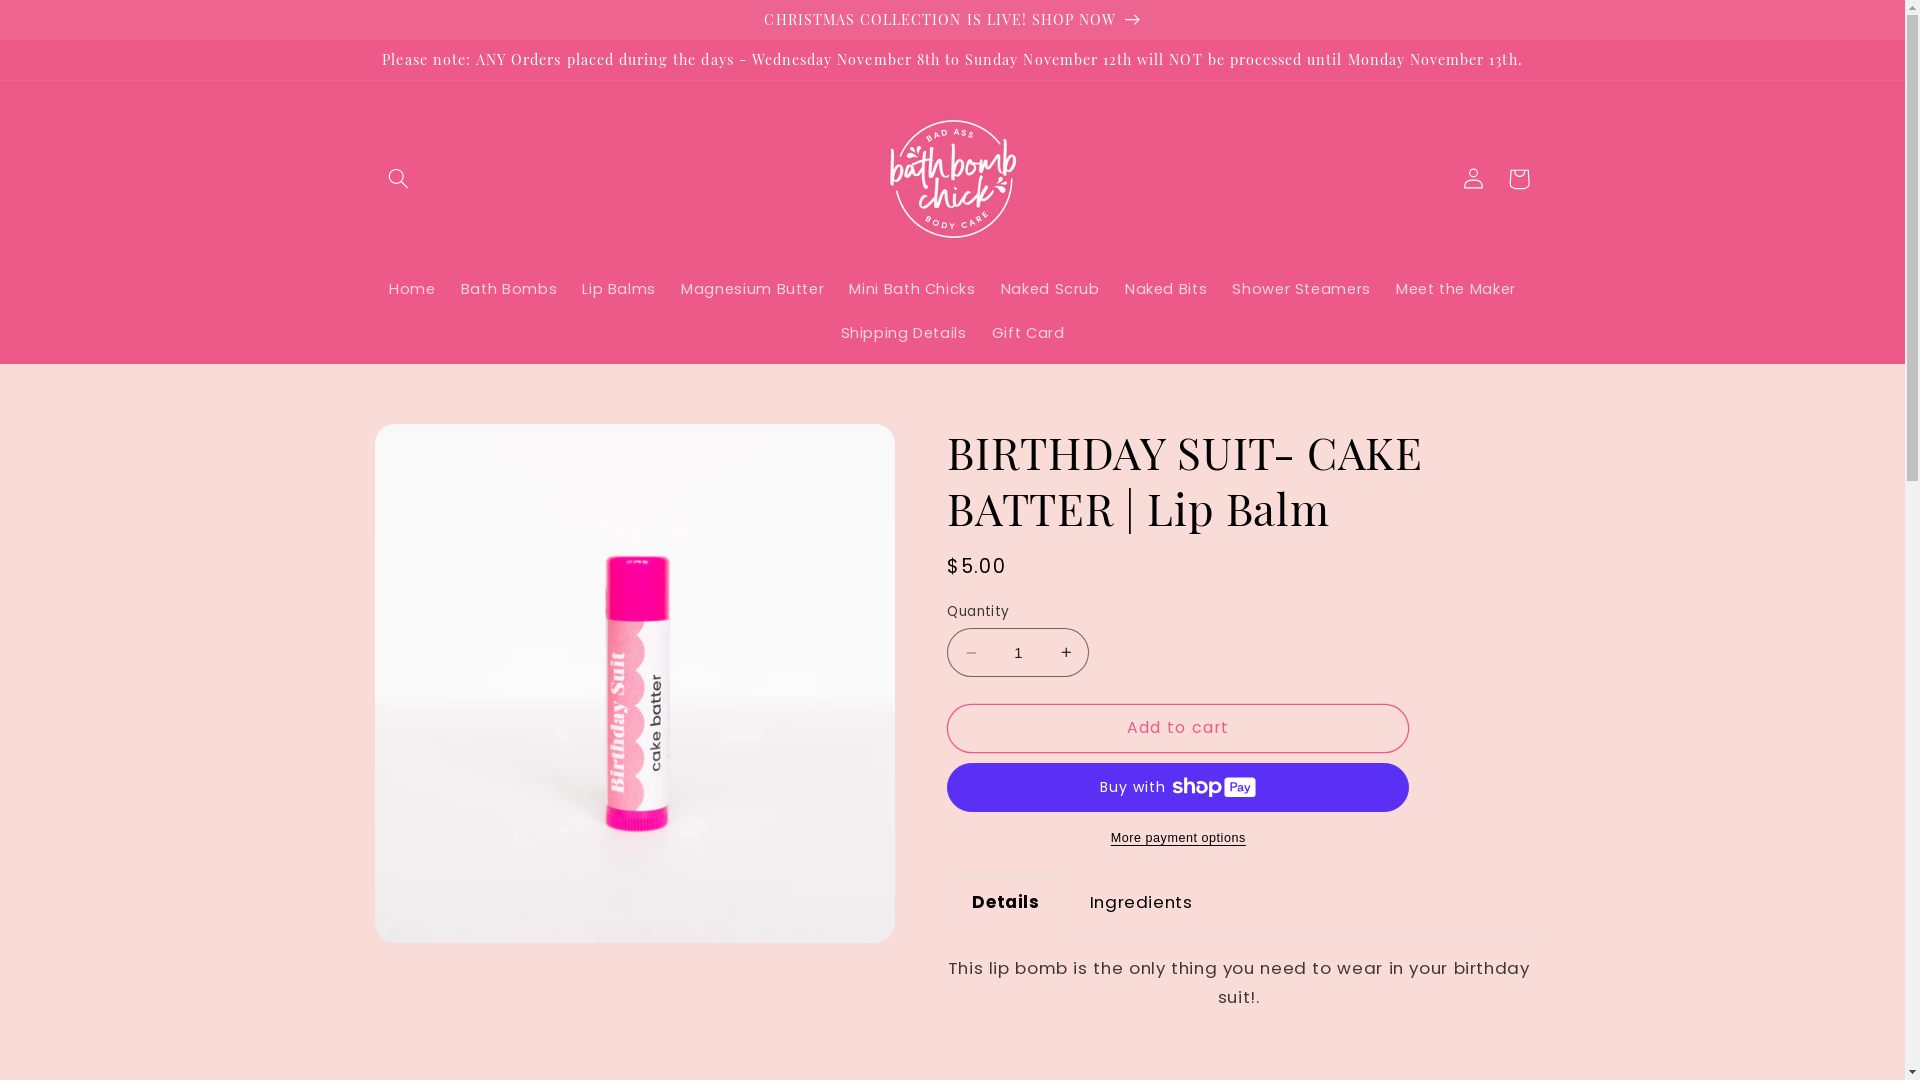 This screenshot has height=1080, width=1920. I want to click on 'Add to cart', so click(1177, 728).